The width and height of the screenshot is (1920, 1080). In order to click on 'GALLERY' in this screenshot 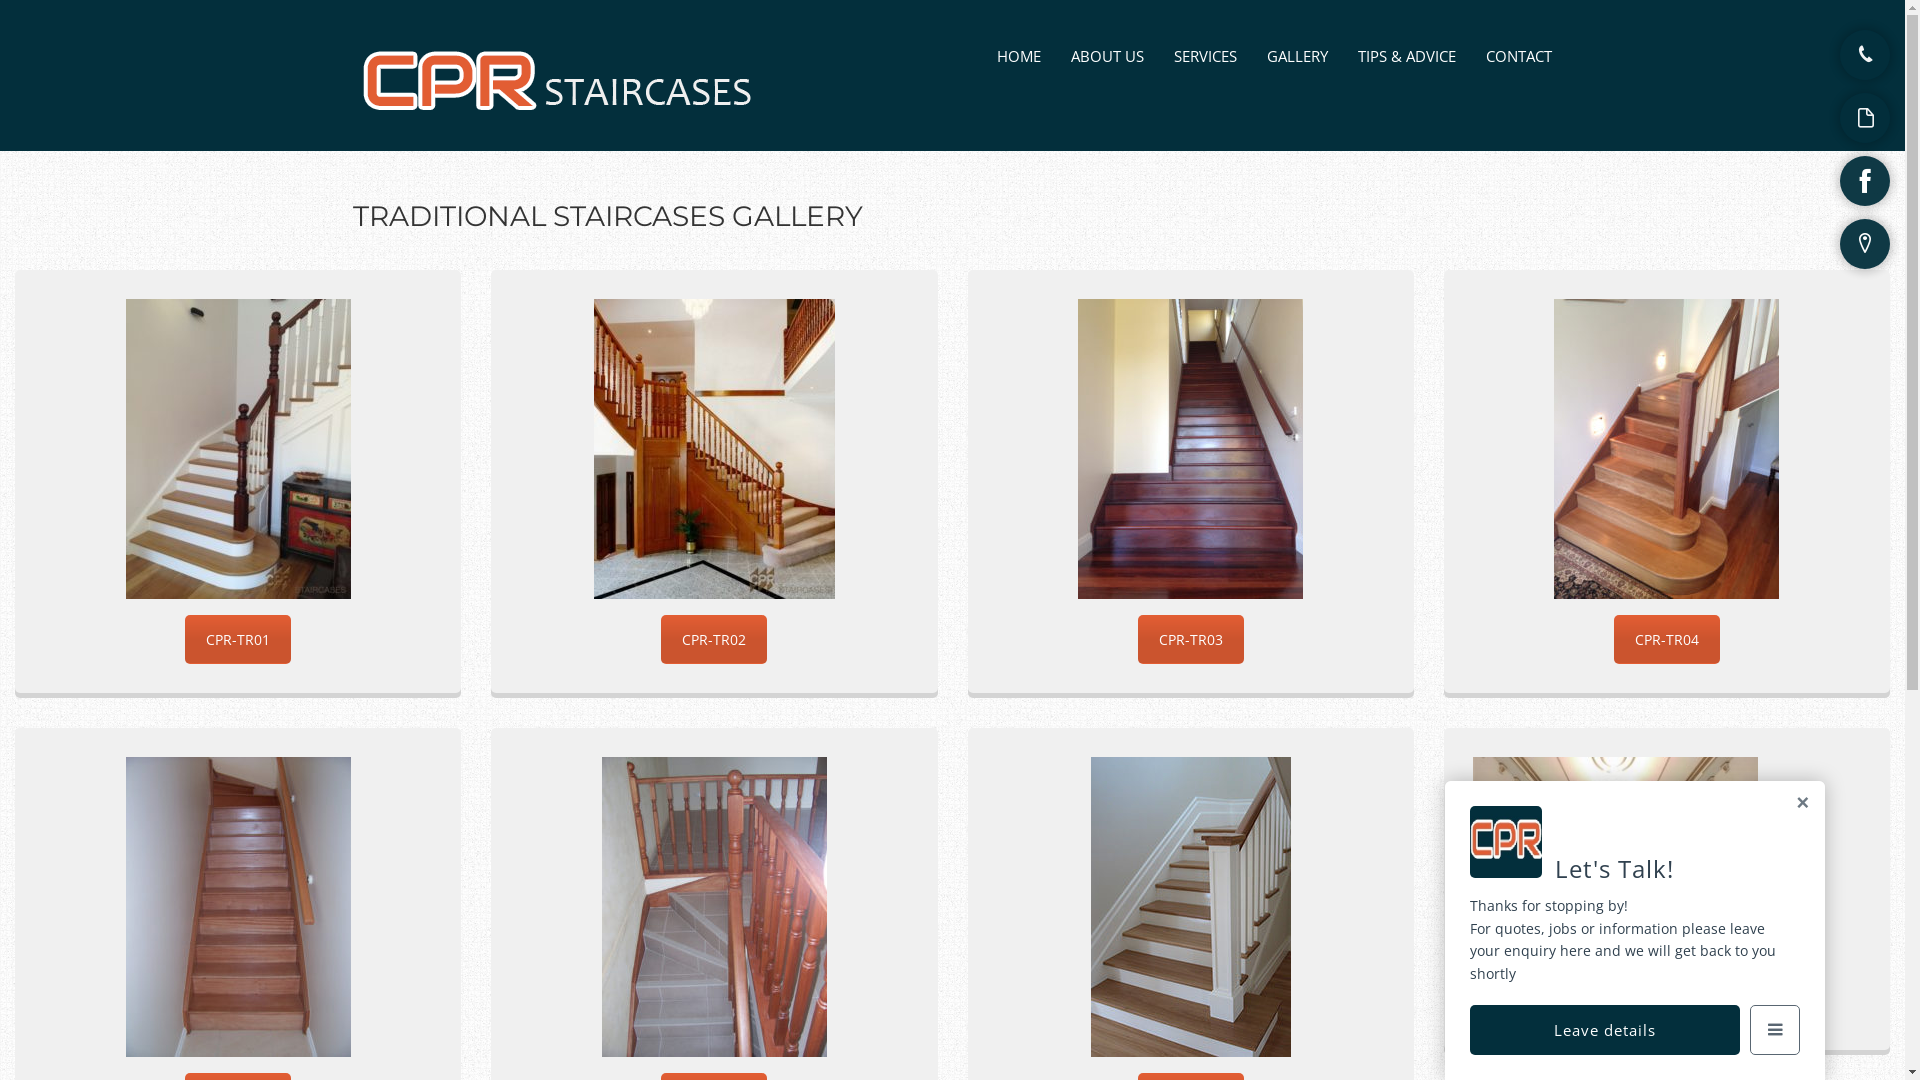, I will do `click(1297, 55)`.